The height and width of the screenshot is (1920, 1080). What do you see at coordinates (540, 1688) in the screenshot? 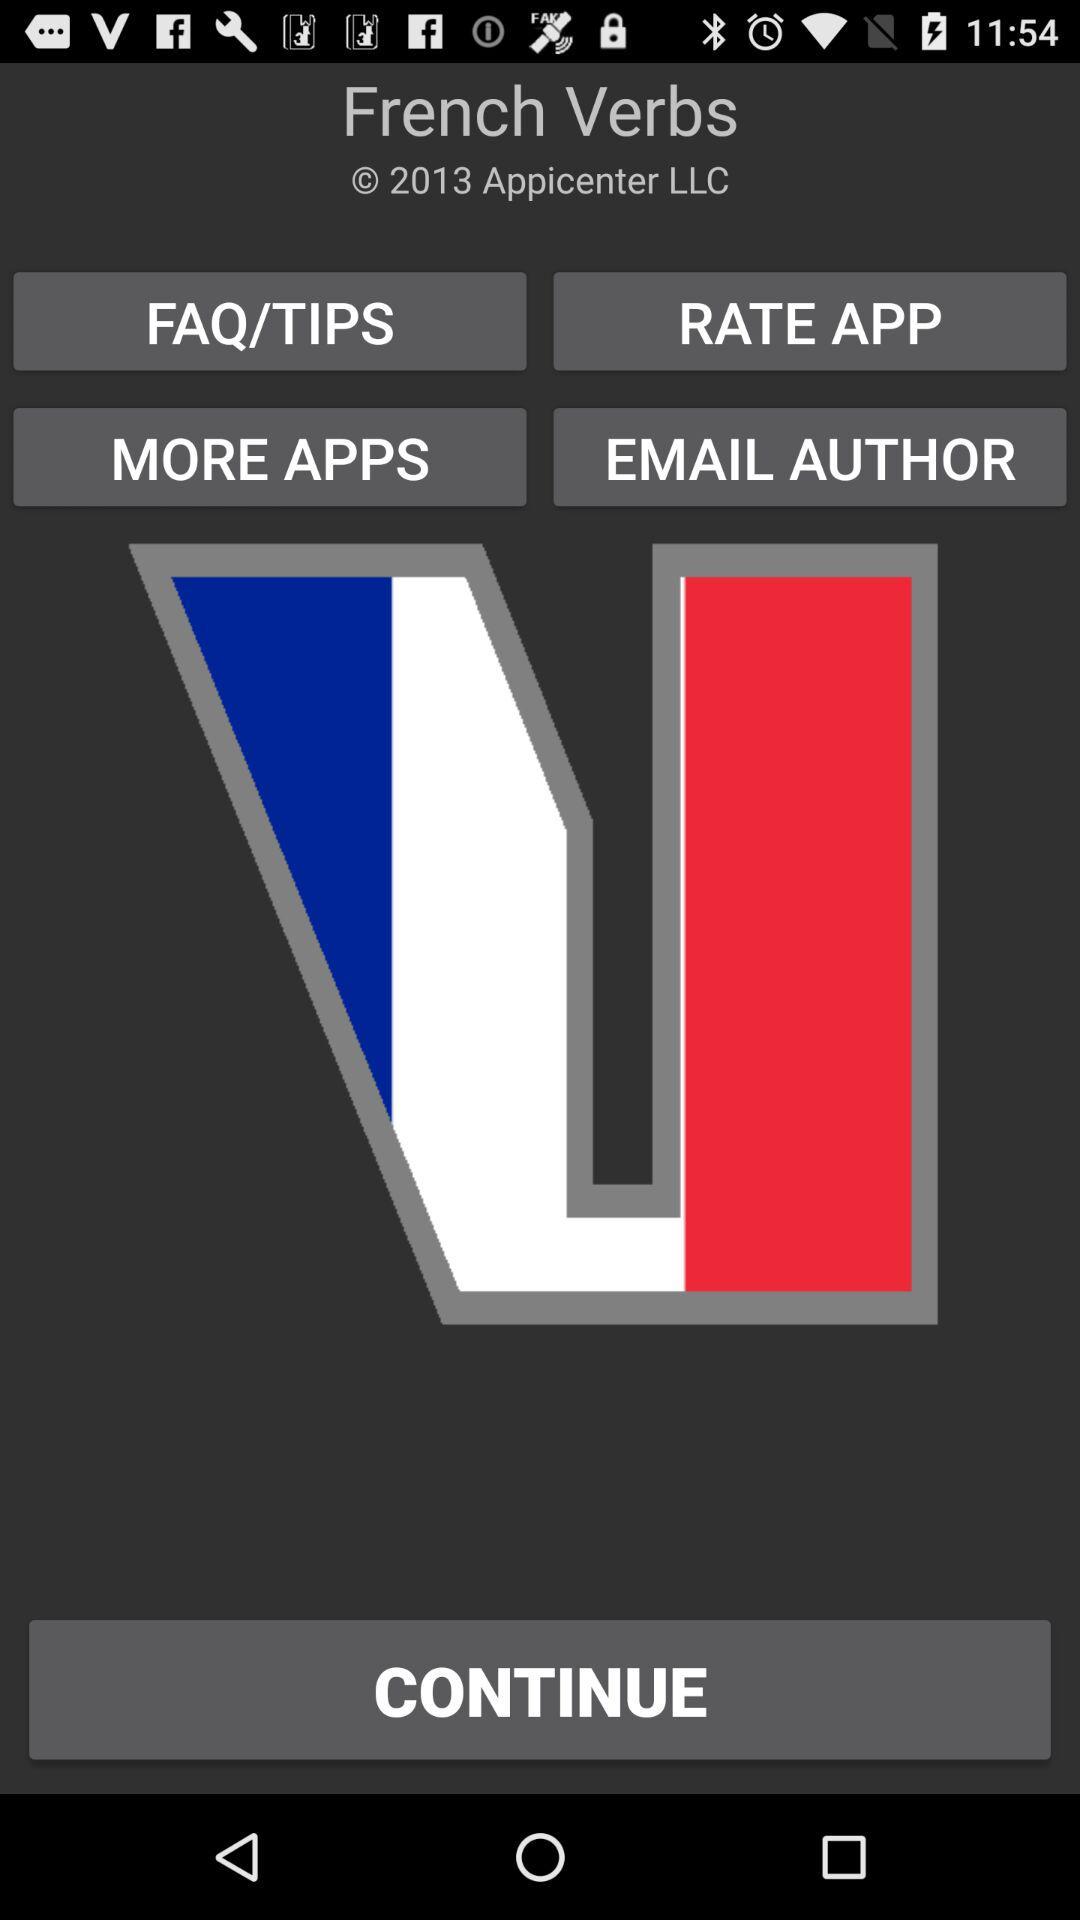
I see `icon at the bottom` at bounding box center [540, 1688].